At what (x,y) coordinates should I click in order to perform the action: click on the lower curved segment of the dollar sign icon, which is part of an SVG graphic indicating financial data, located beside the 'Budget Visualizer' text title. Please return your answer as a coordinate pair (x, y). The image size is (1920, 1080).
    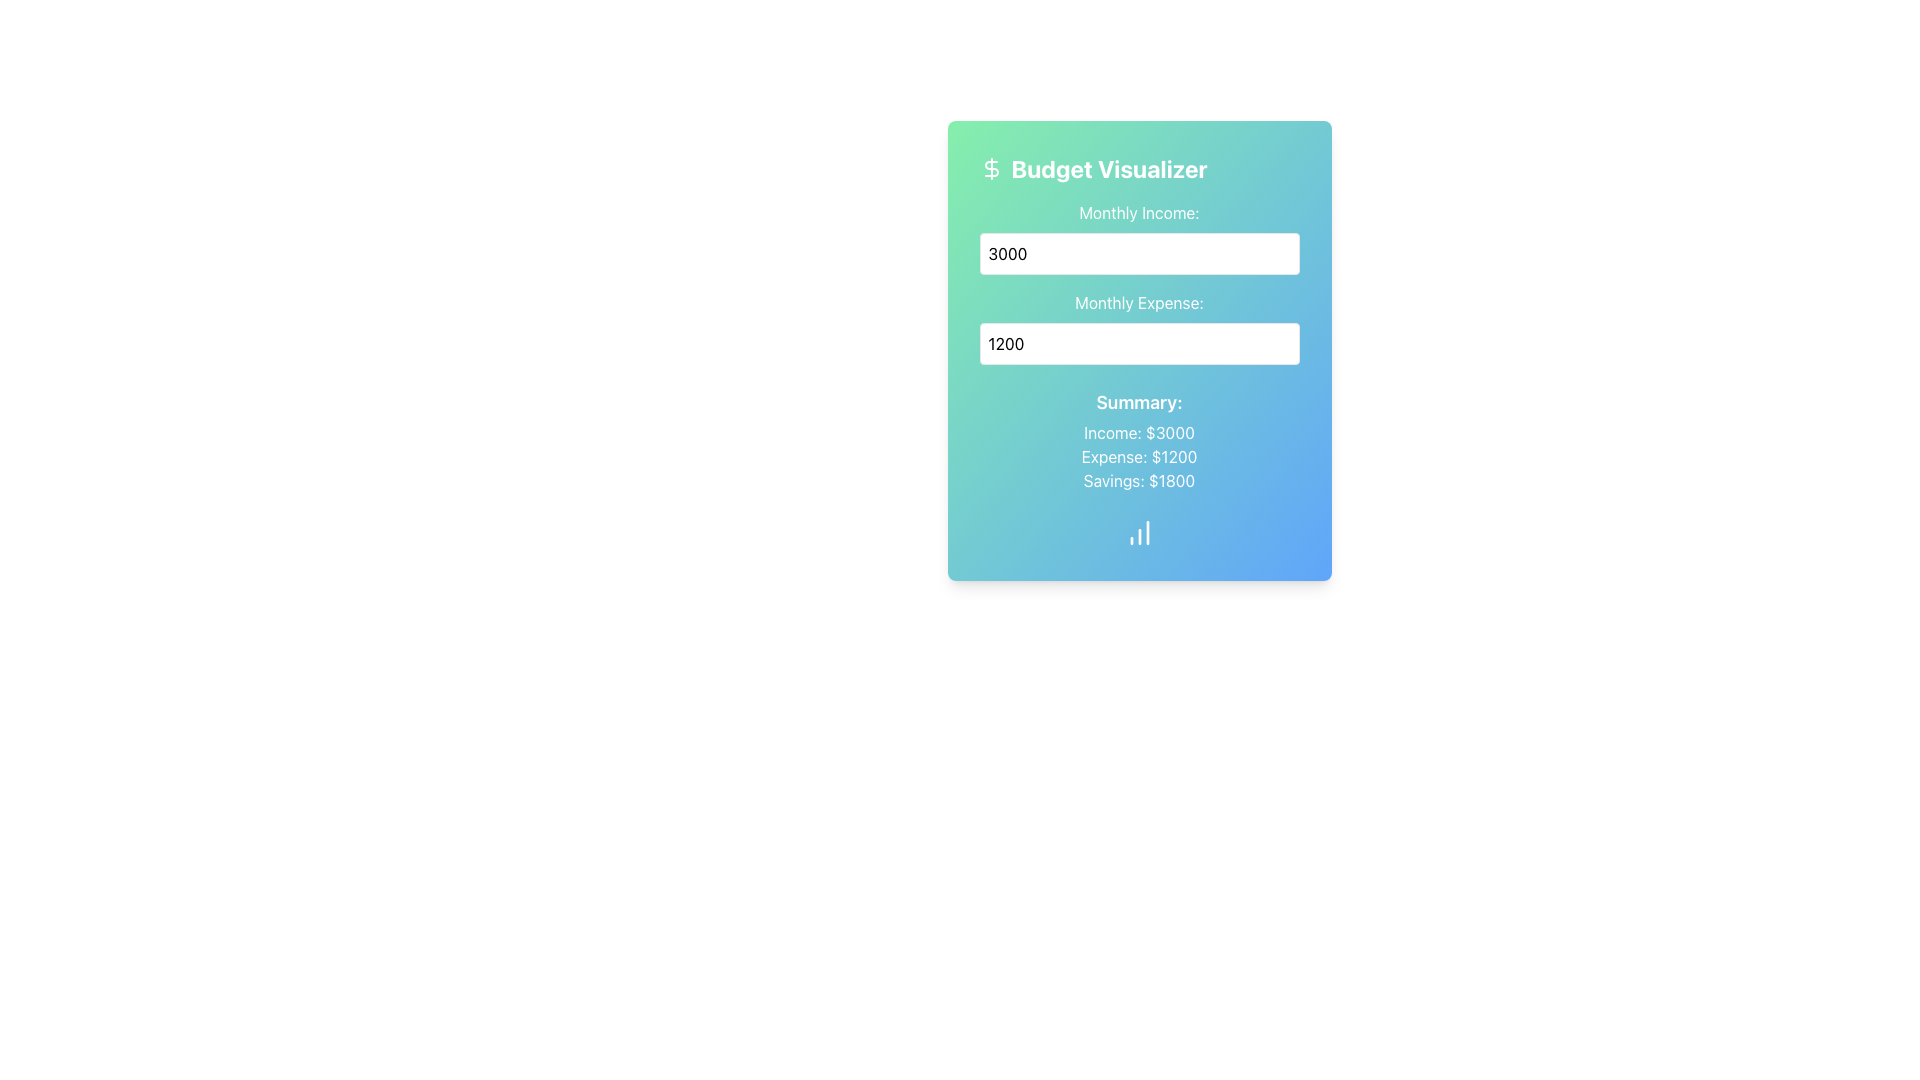
    Looking at the image, I should click on (991, 168).